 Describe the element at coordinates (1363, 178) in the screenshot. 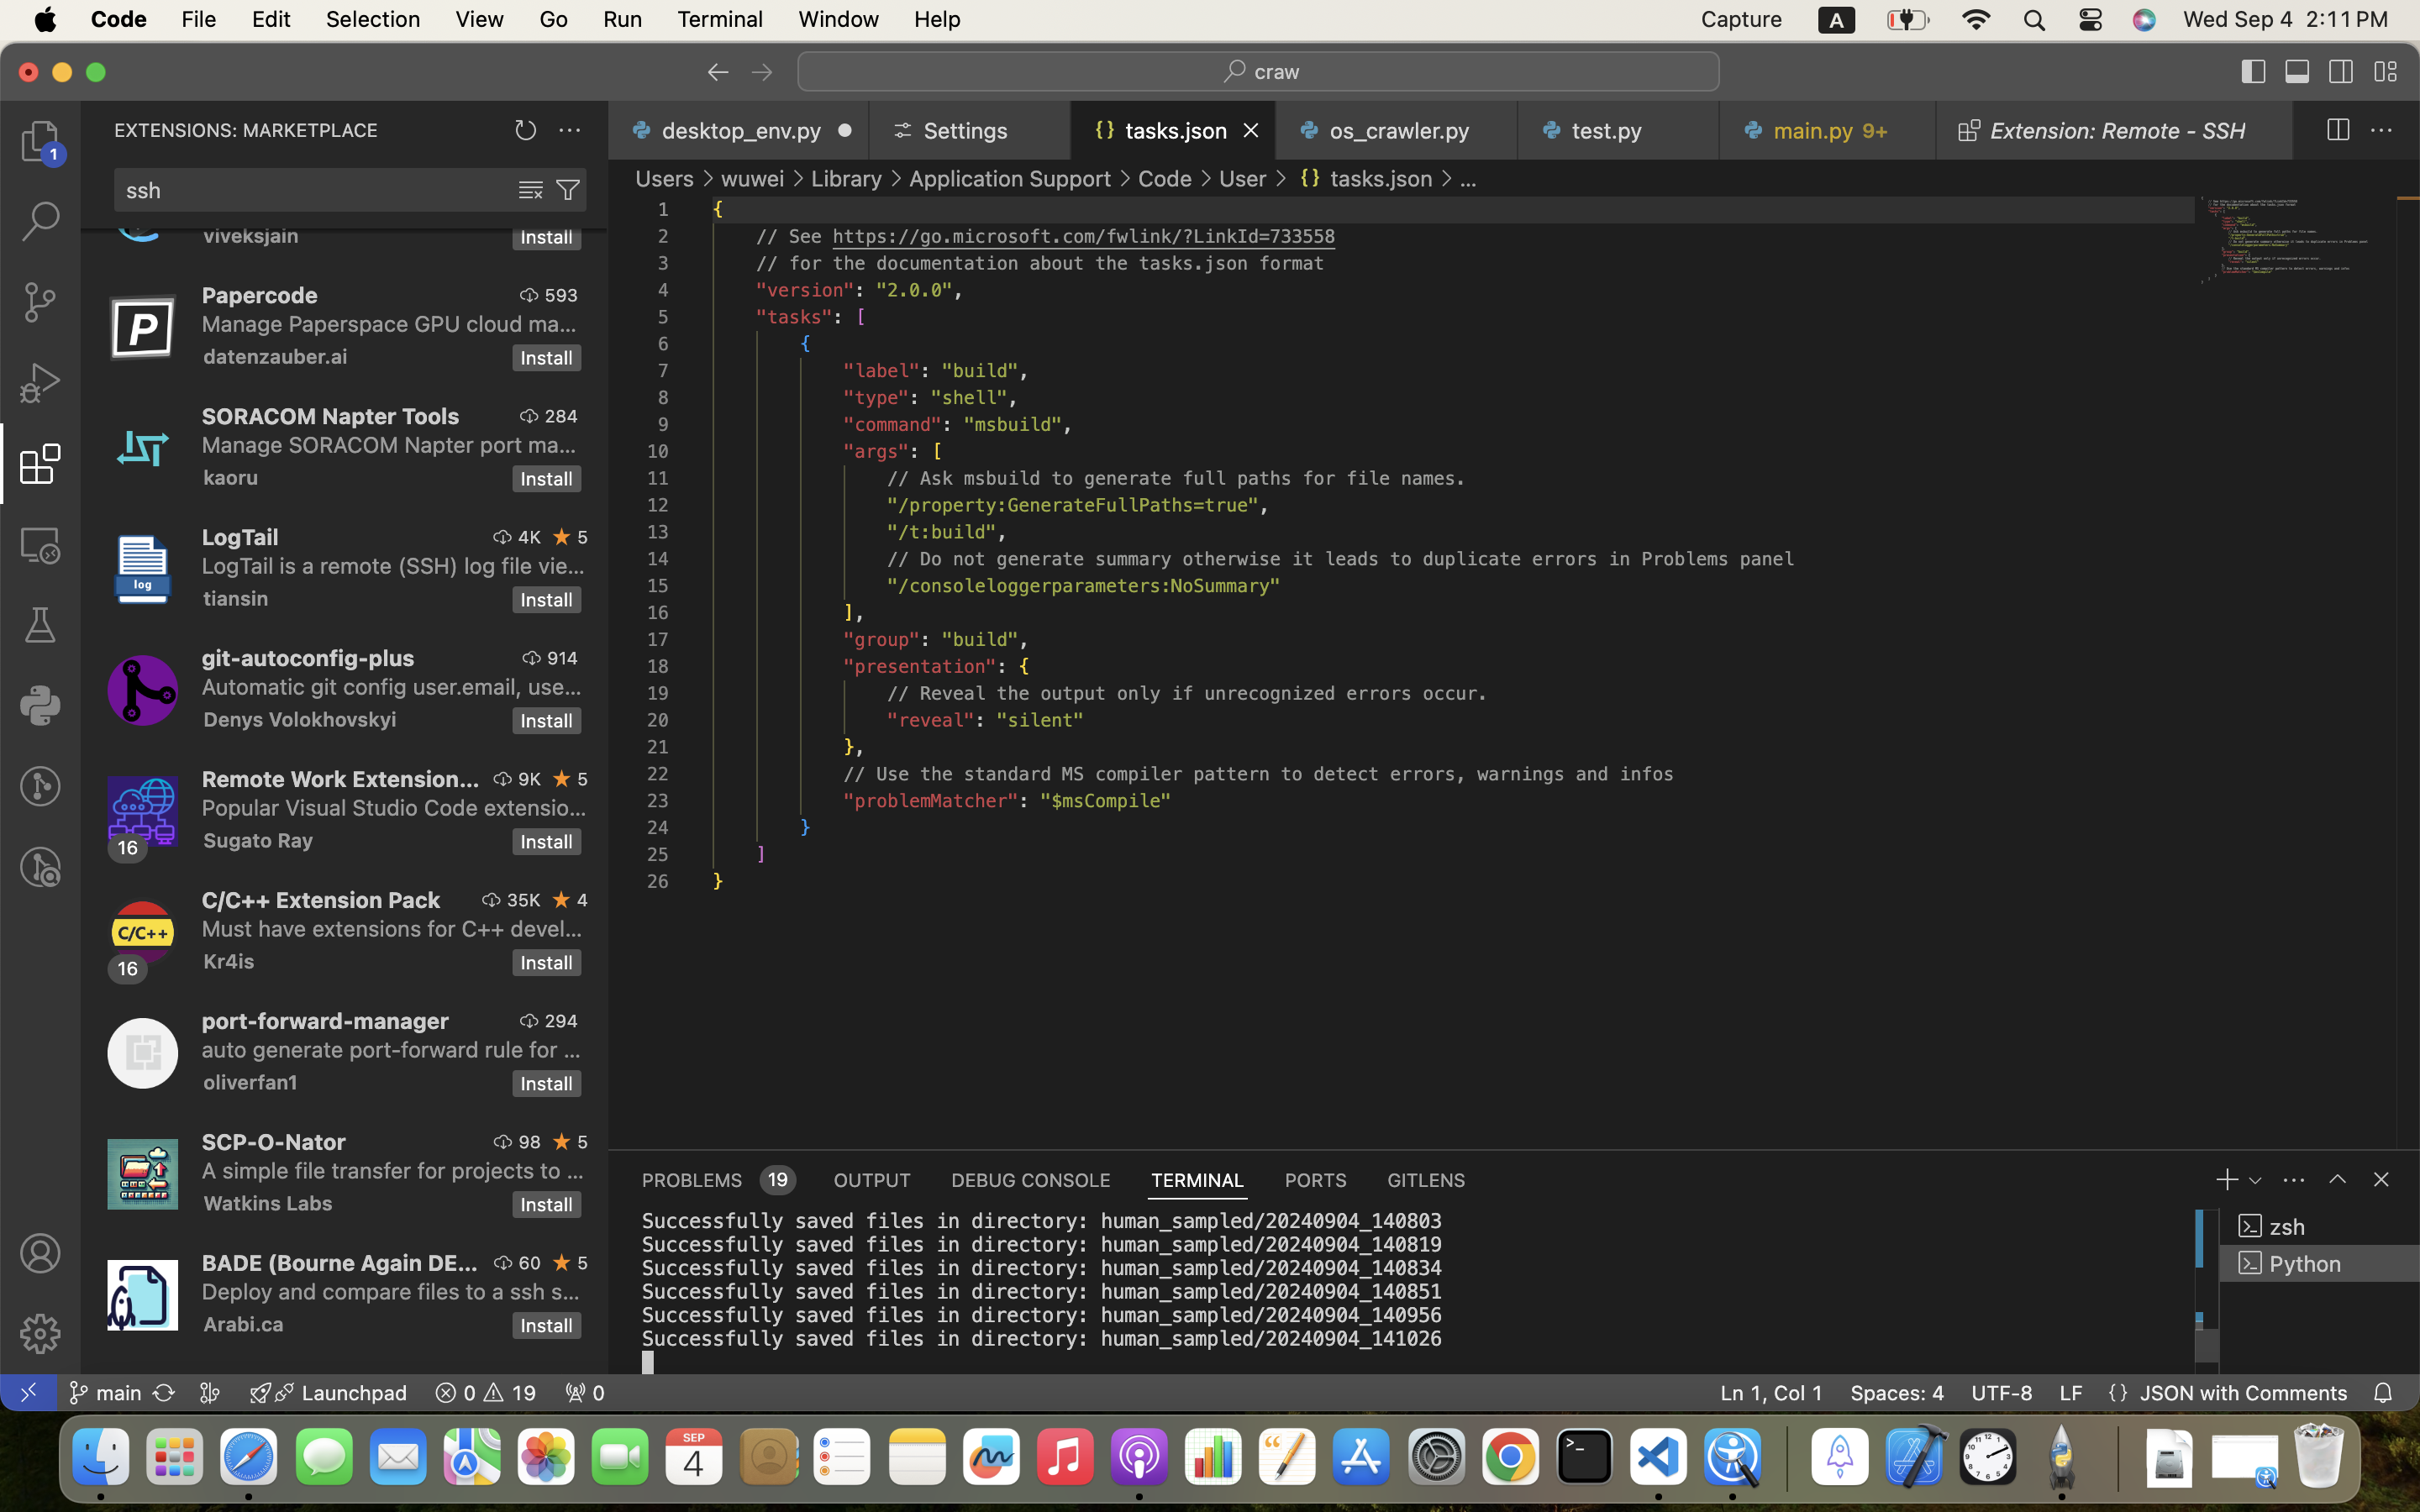

I see `'tasks.json '` at that location.